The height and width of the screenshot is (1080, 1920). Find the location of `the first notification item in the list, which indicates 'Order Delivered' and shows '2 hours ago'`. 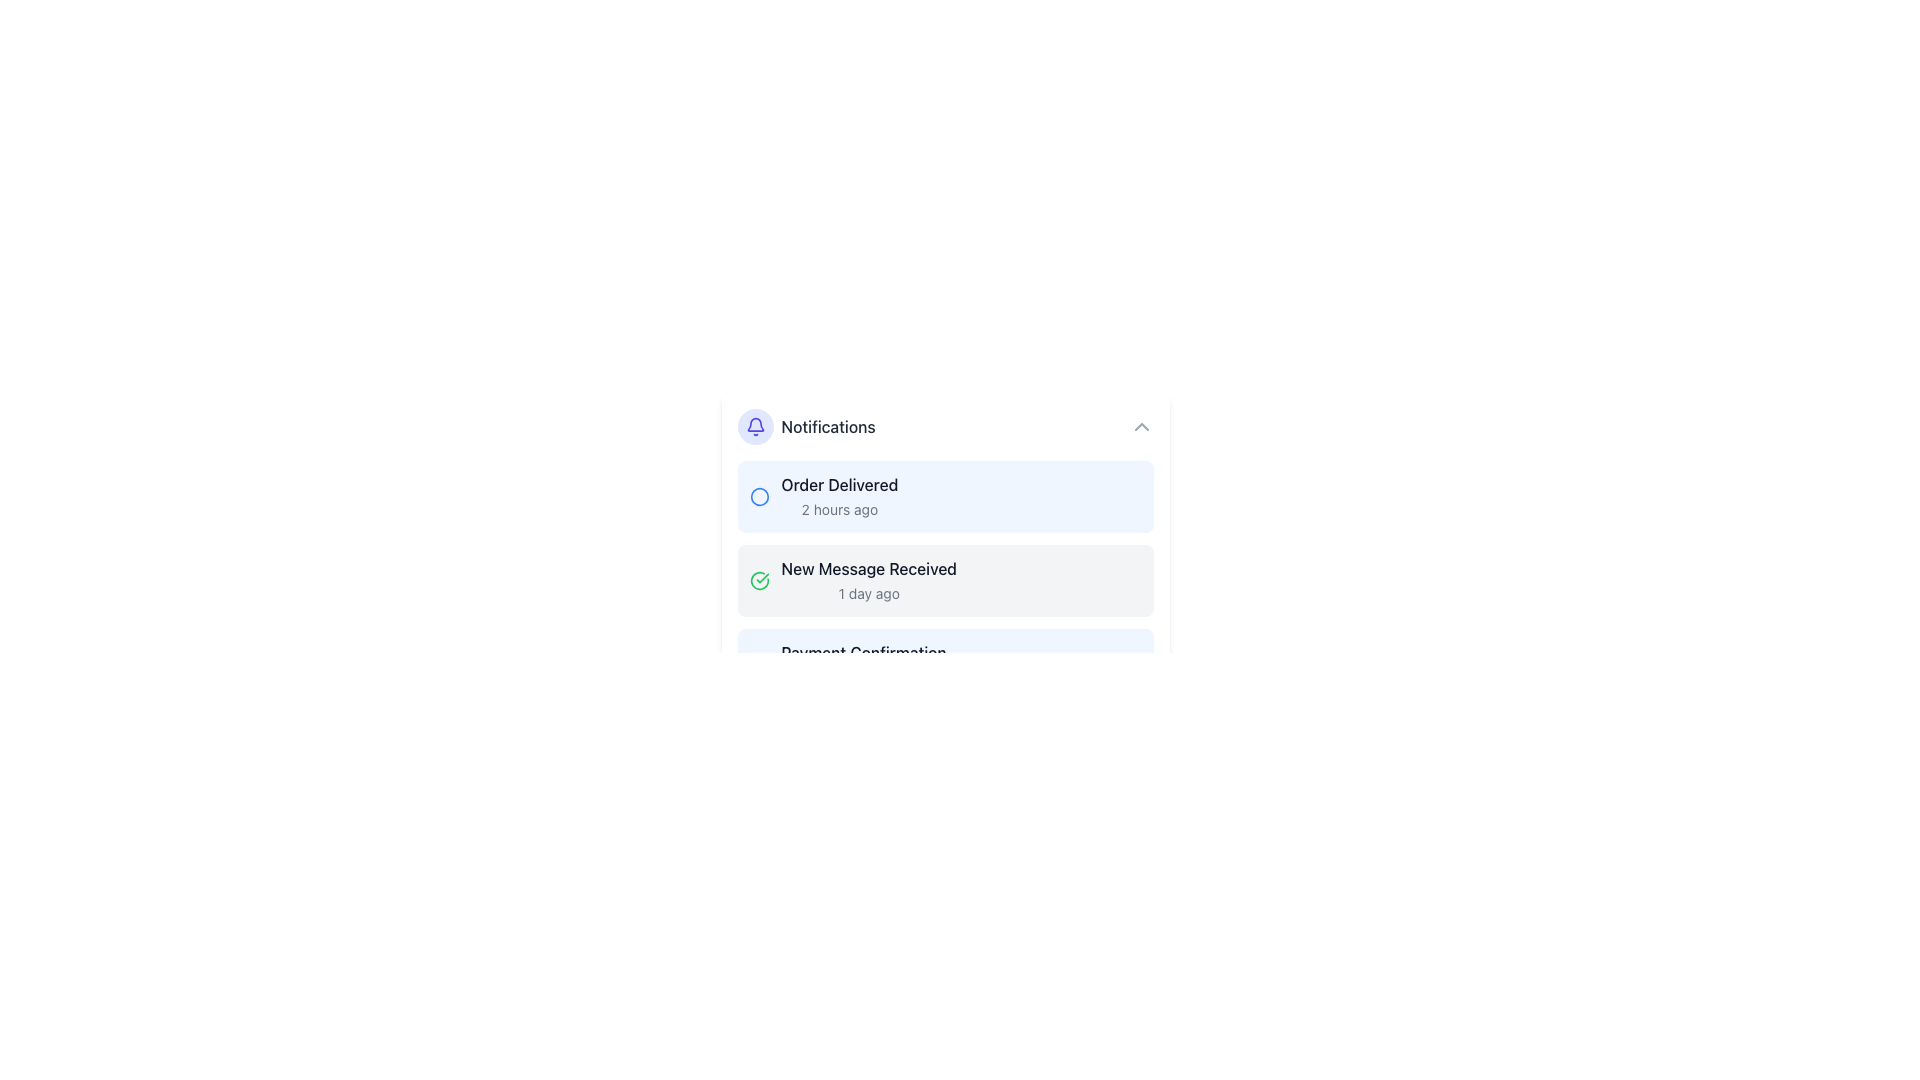

the first notification item in the list, which indicates 'Order Delivered' and shows '2 hours ago' is located at coordinates (823, 496).